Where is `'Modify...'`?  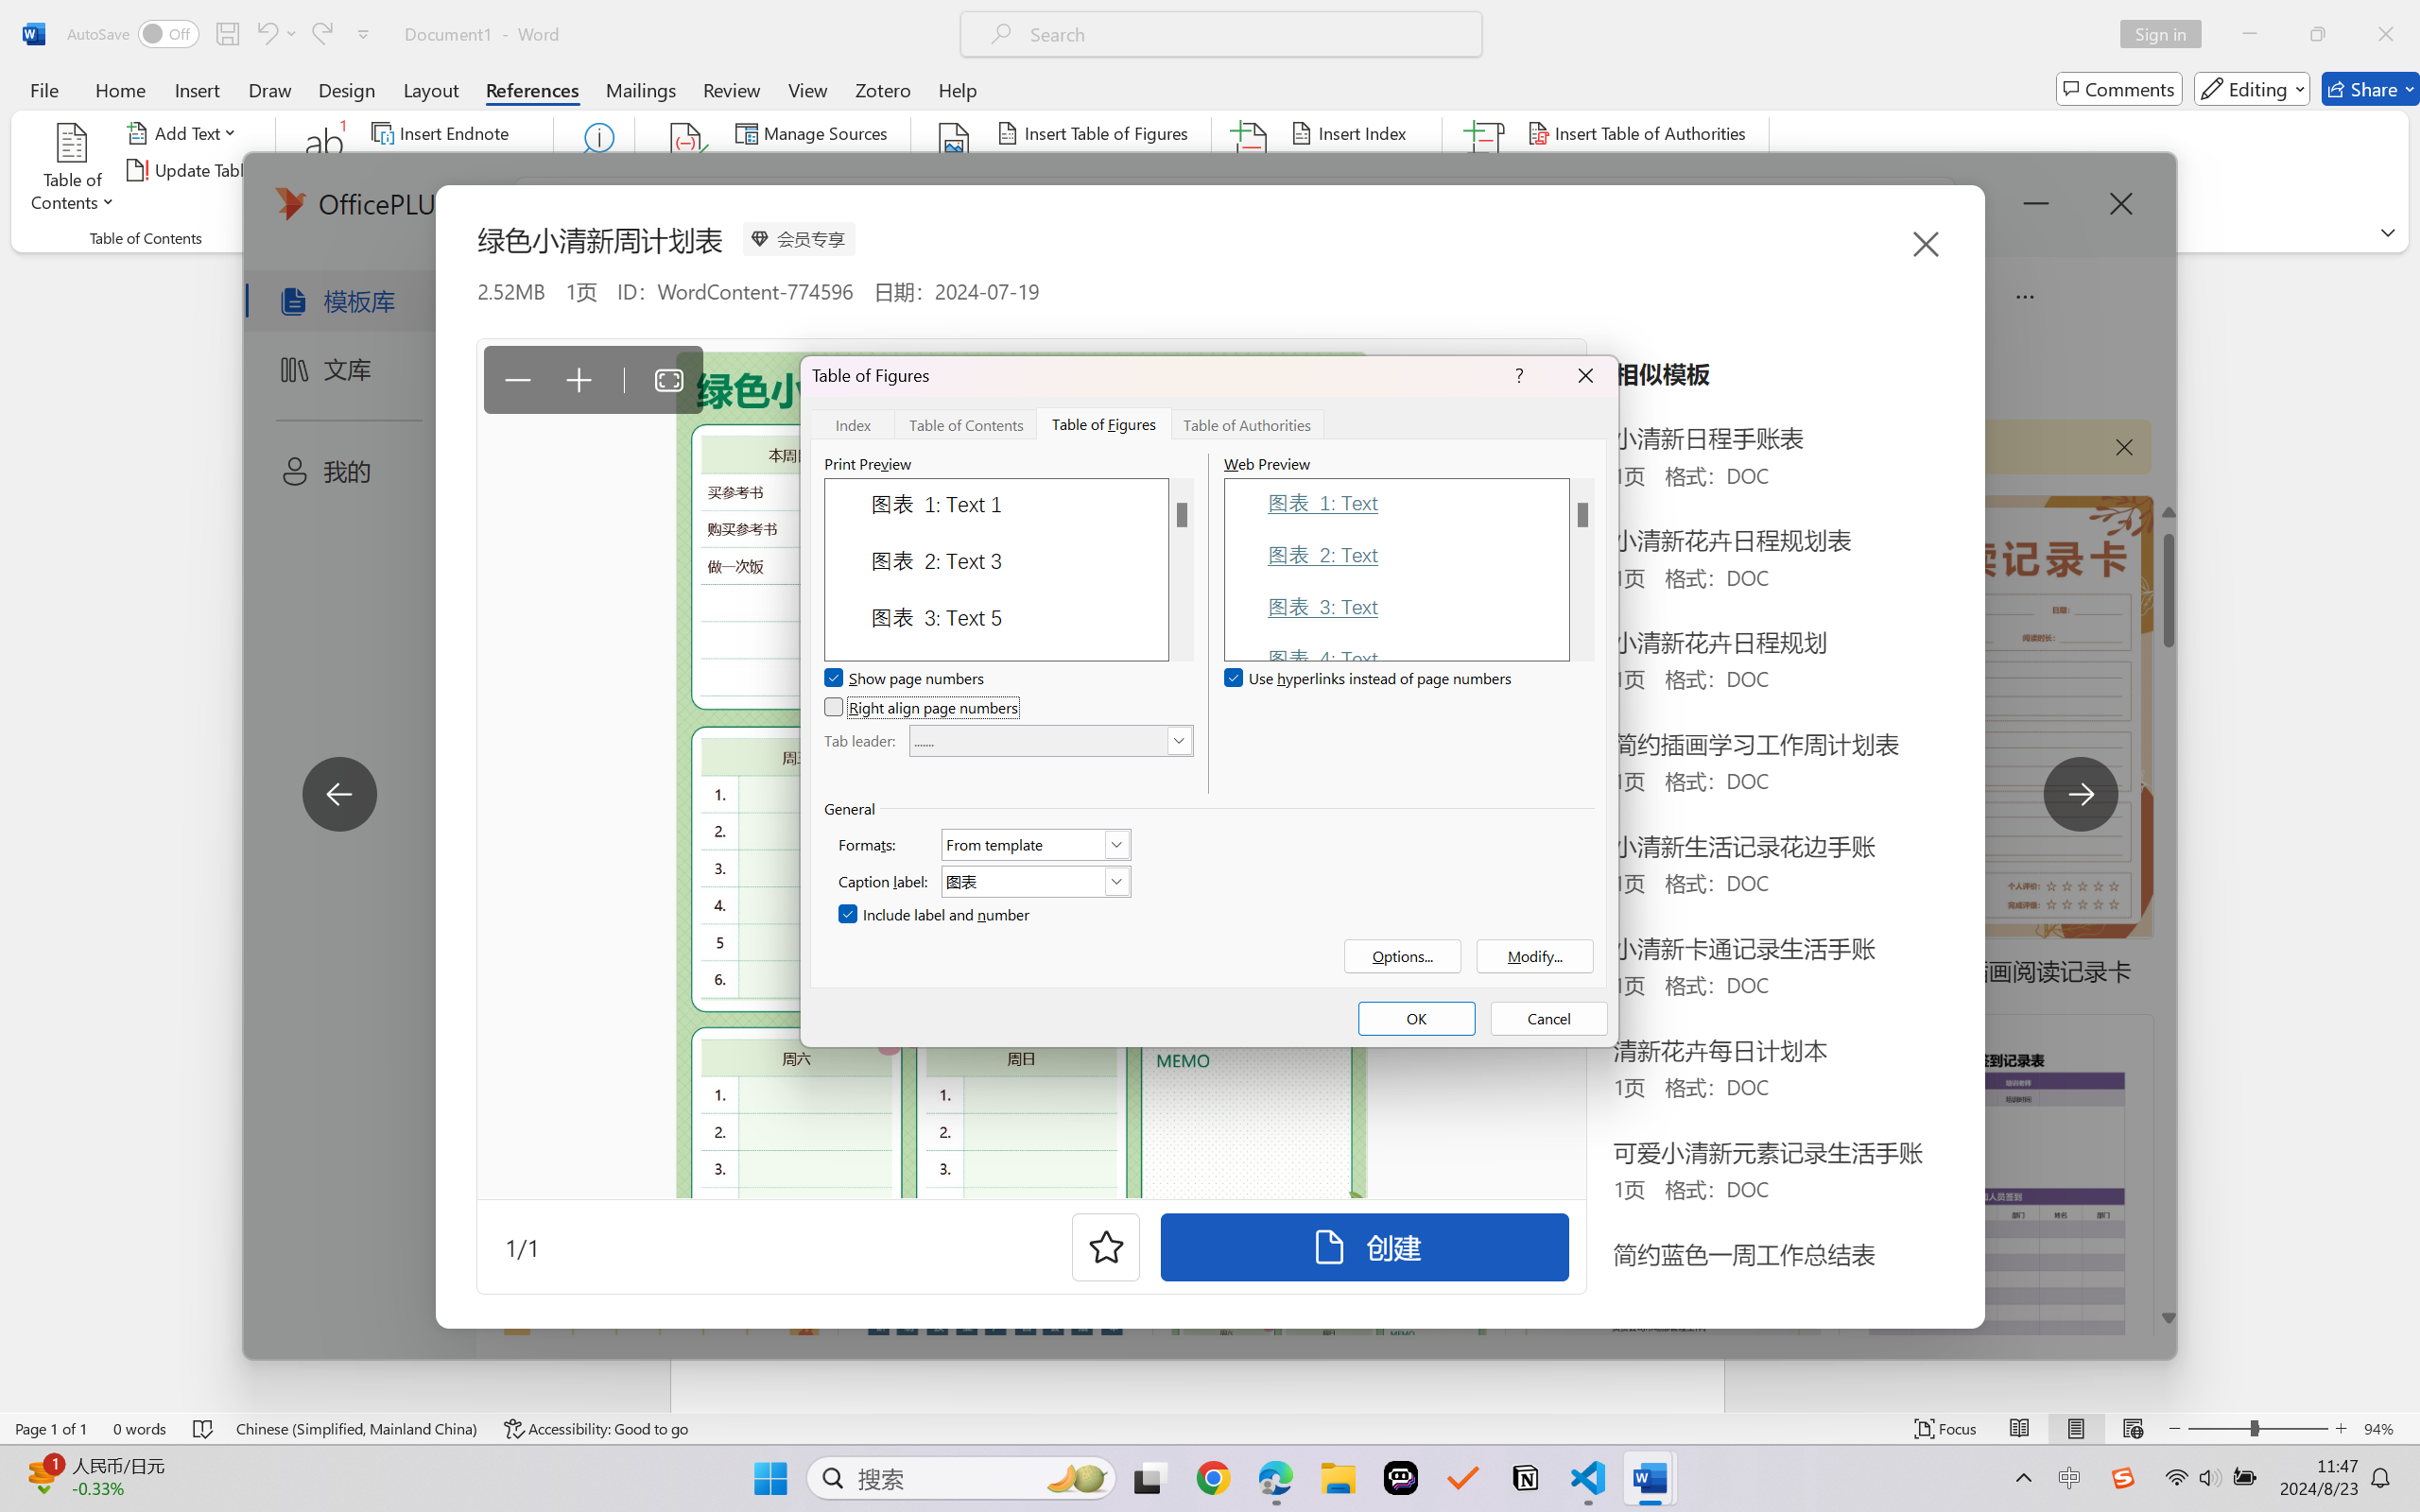
'Modify...' is located at coordinates (1534, 954).